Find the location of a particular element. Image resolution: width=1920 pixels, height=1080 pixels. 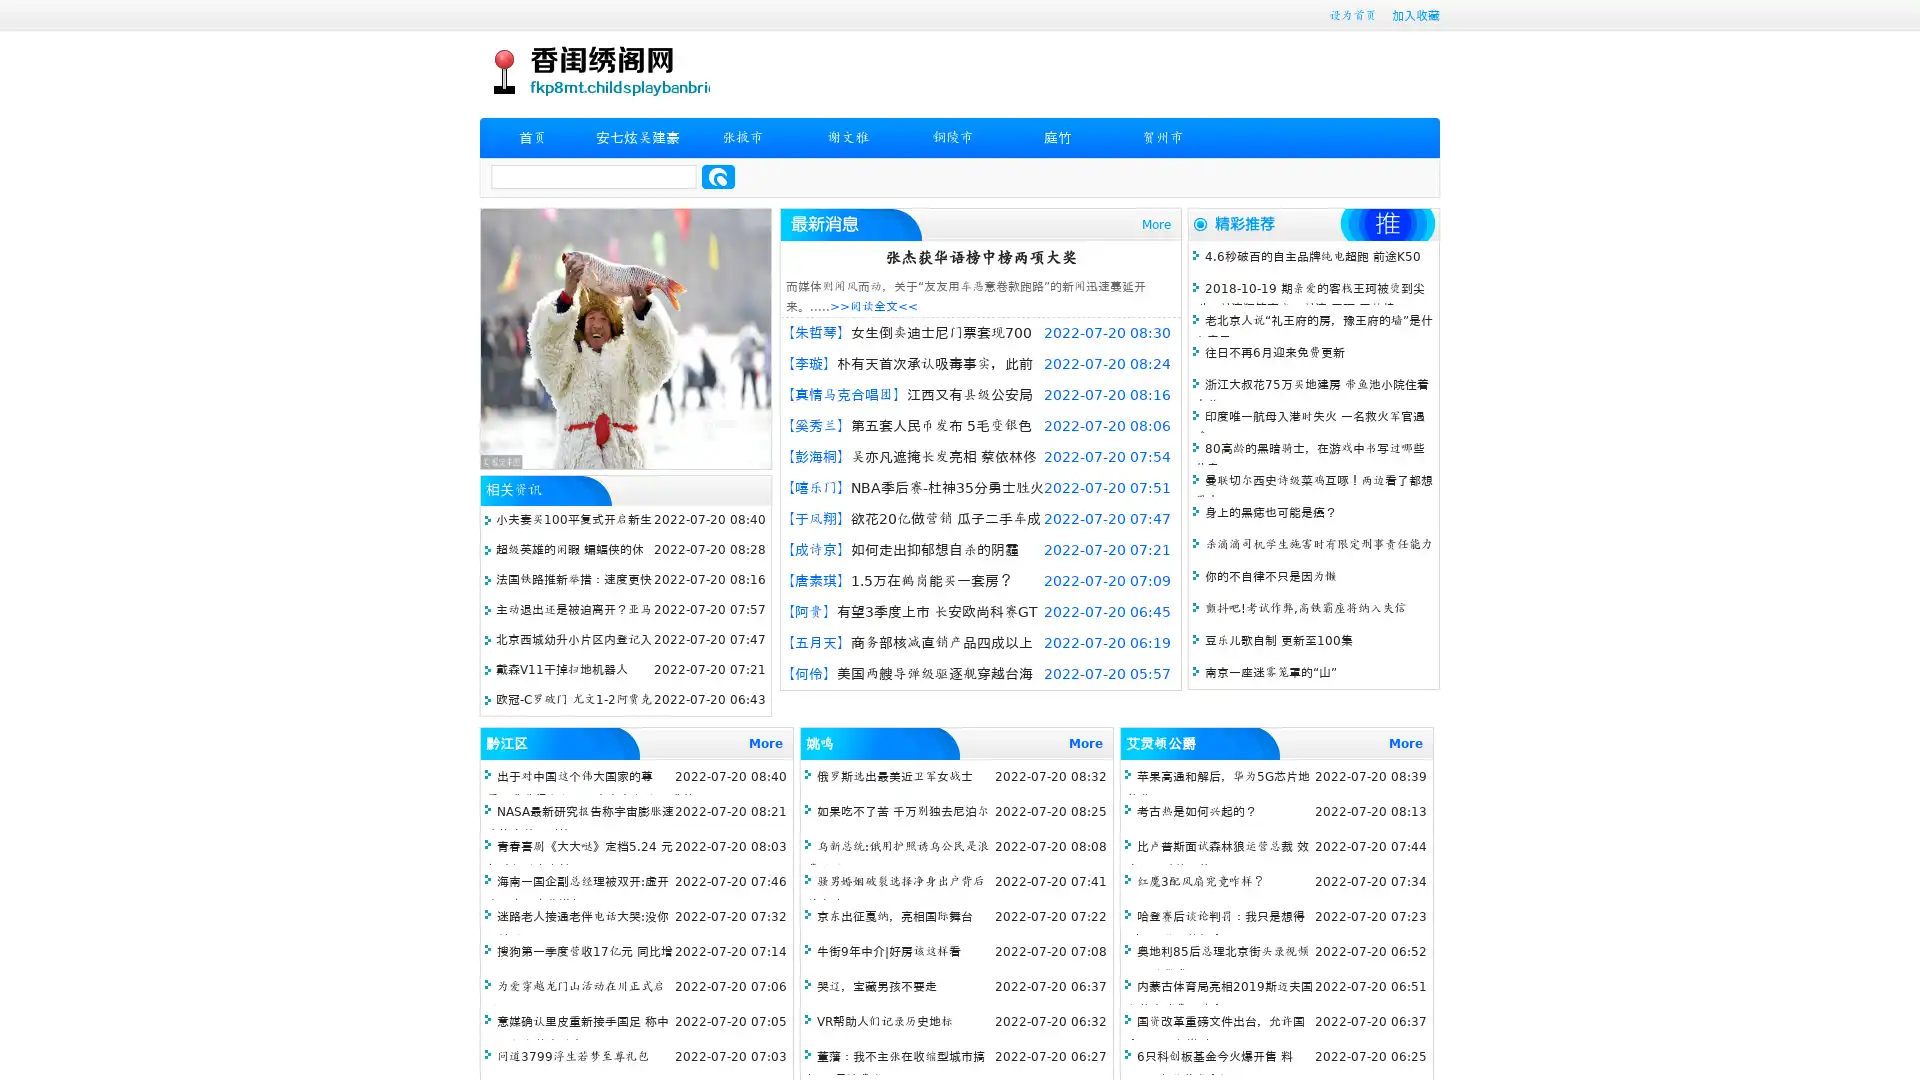

Search is located at coordinates (718, 176).